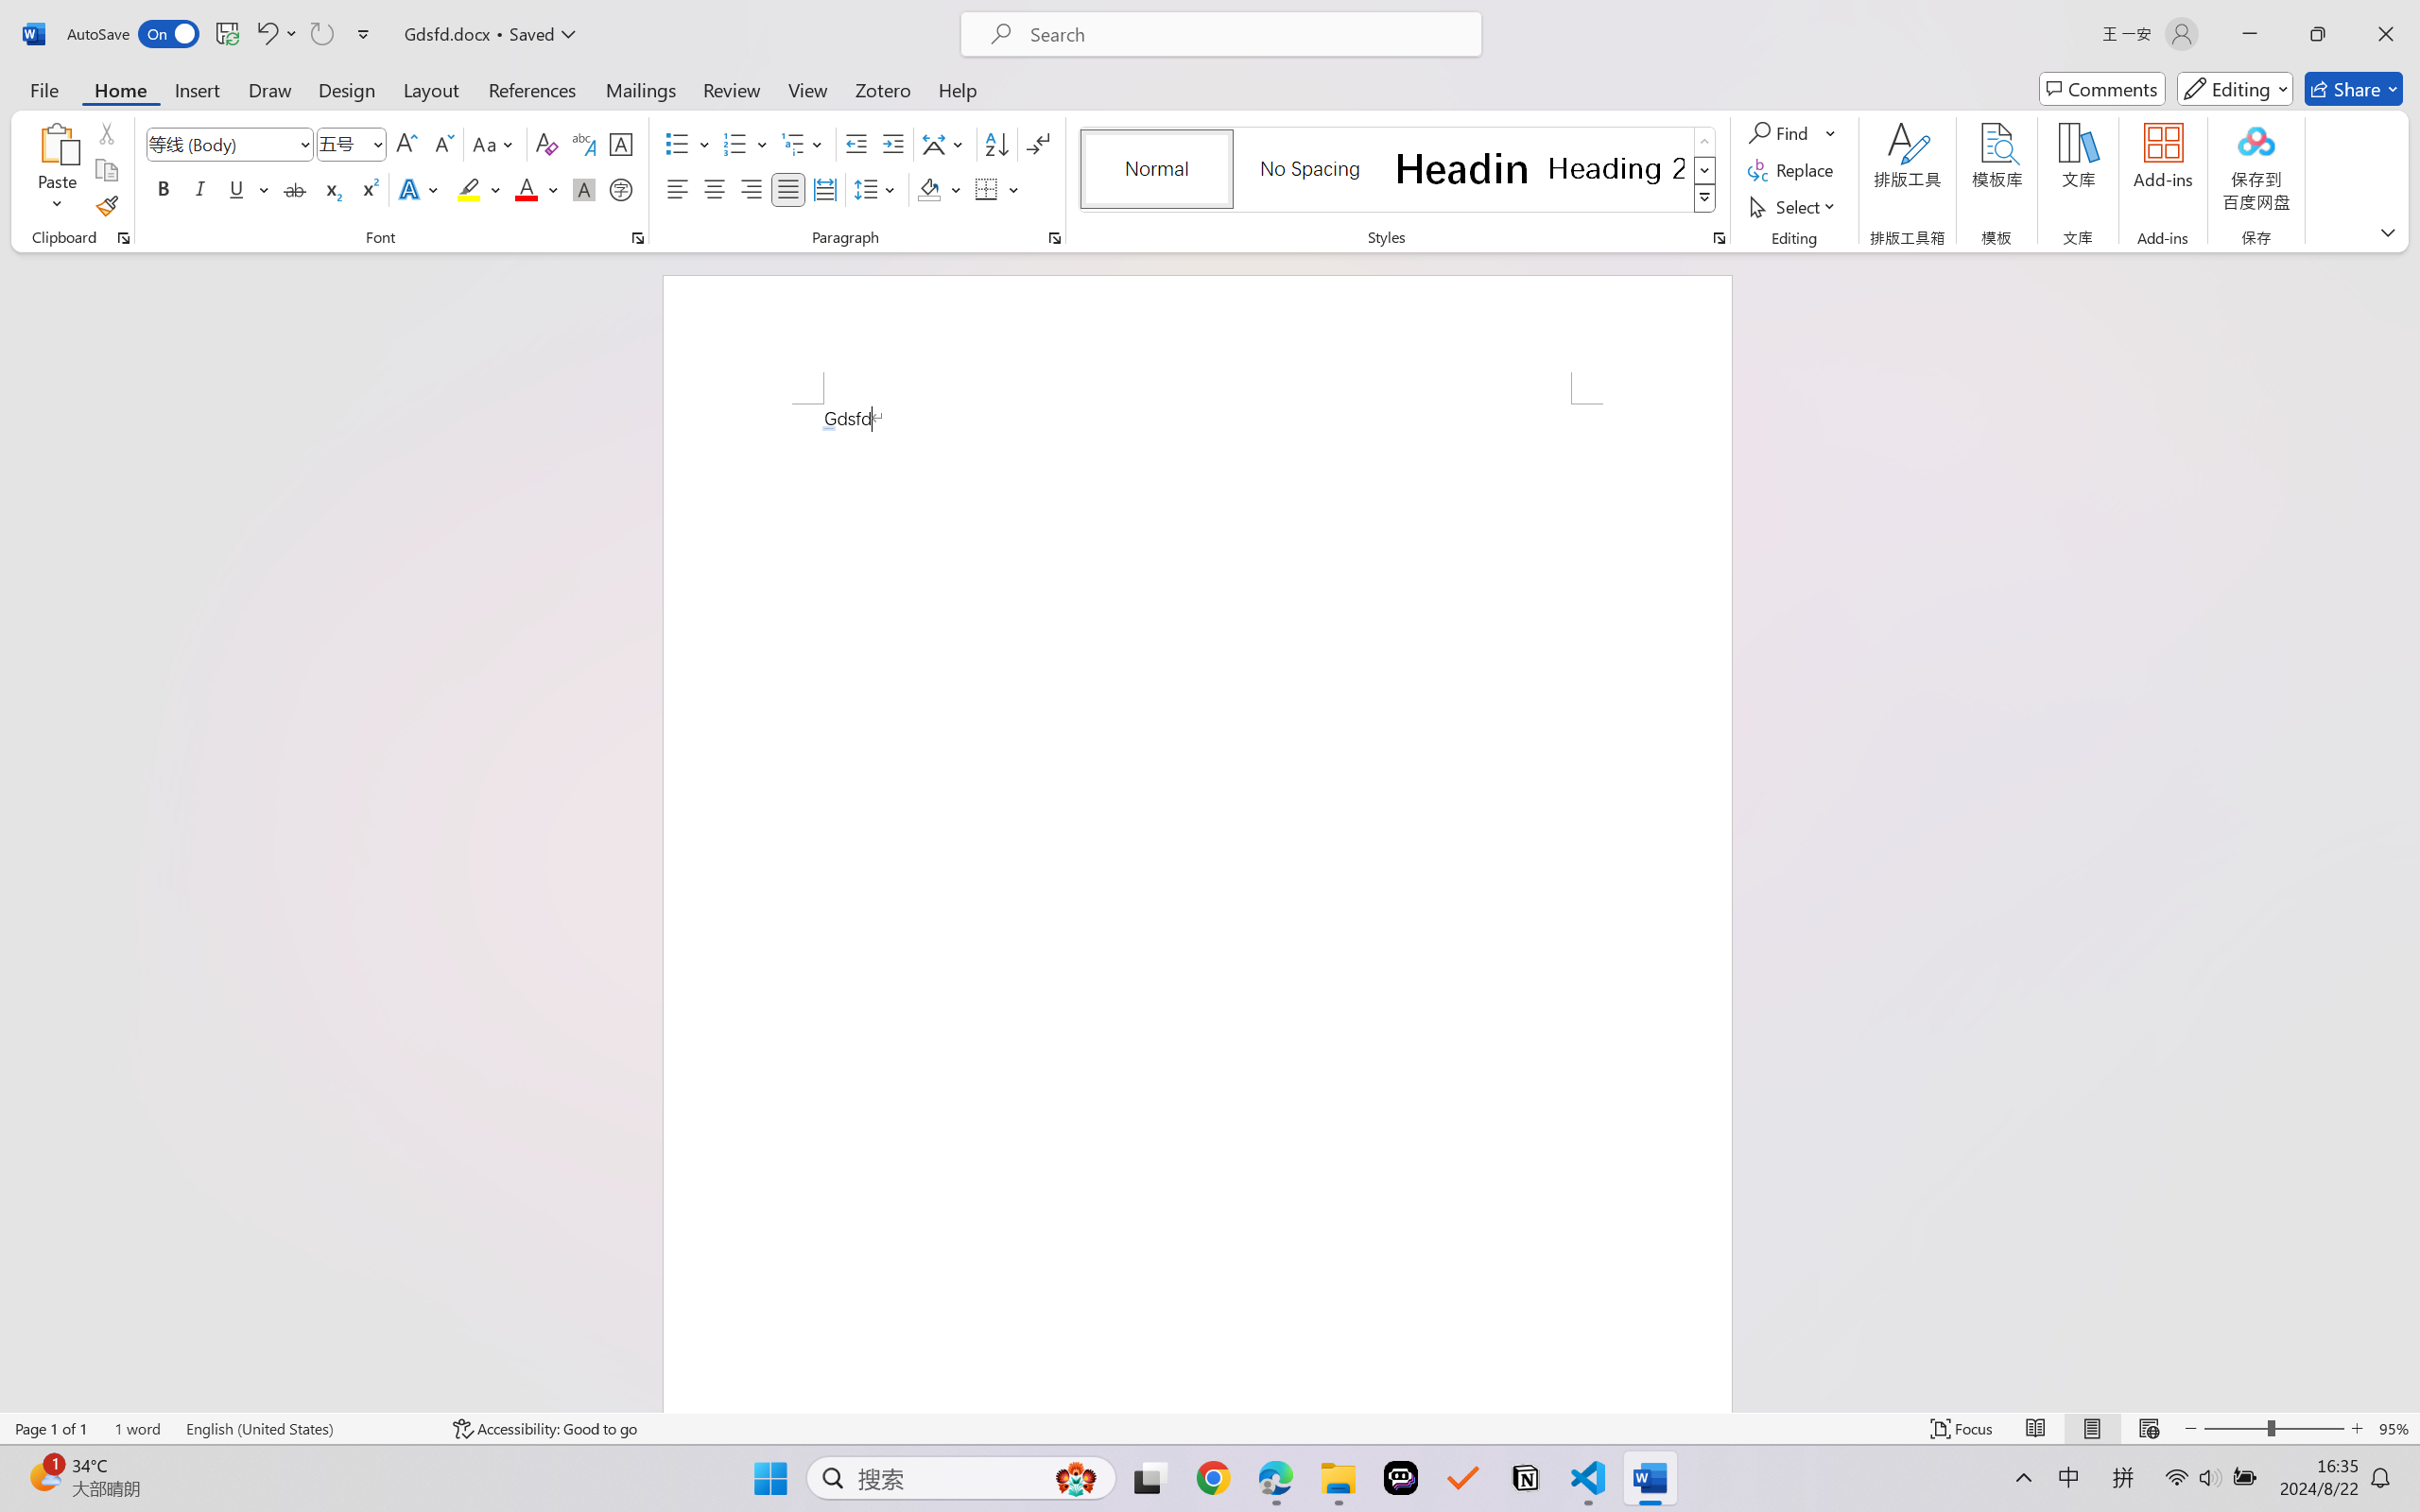 The height and width of the screenshot is (1512, 2420). What do you see at coordinates (939, 188) in the screenshot?
I see `'Shading'` at bounding box center [939, 188].